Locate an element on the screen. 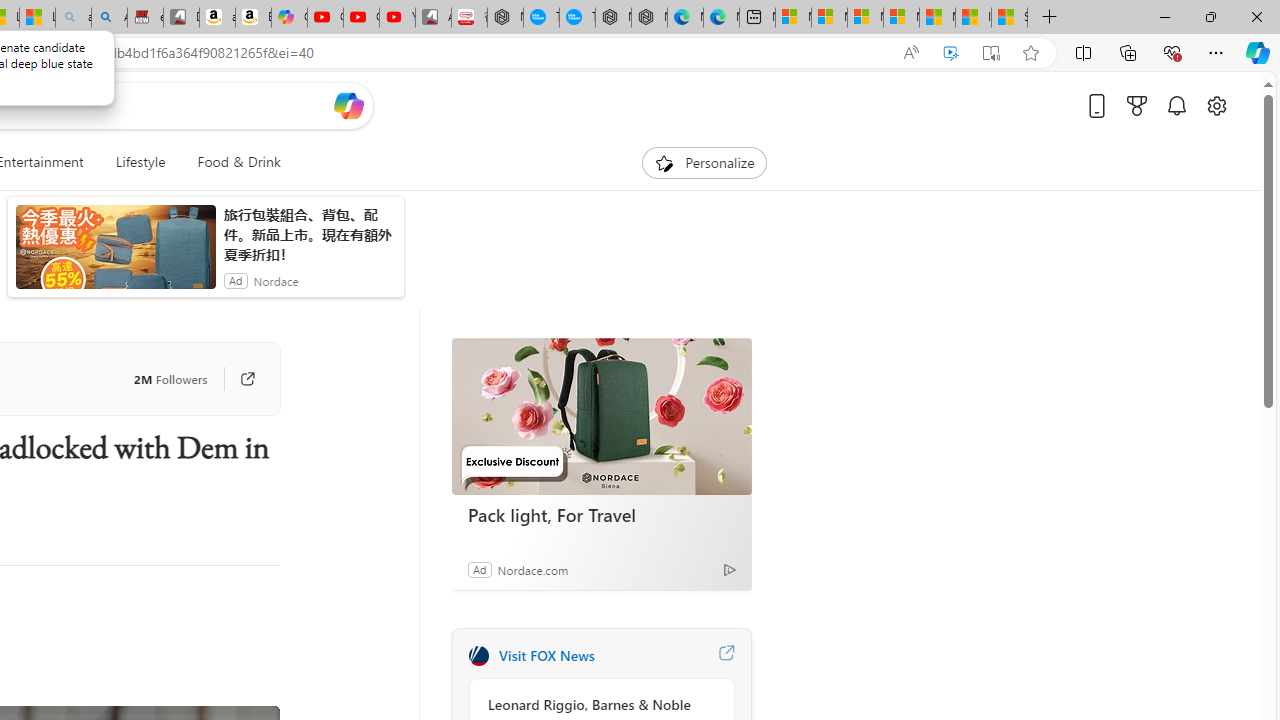 The image size is (1280, 720). 'Lifestyle' is located at coordinates (139, 162).